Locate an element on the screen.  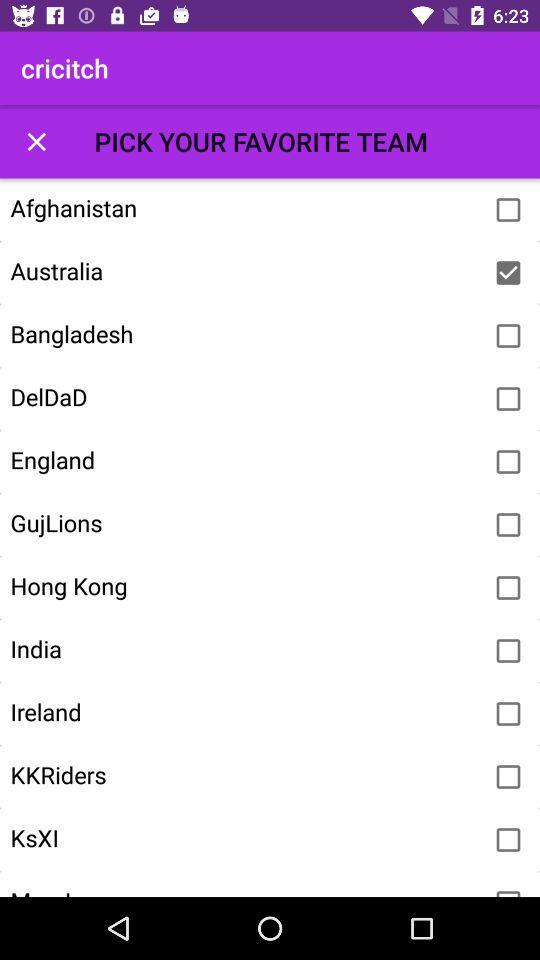
kkriders team is located at coordinates (508, 776).